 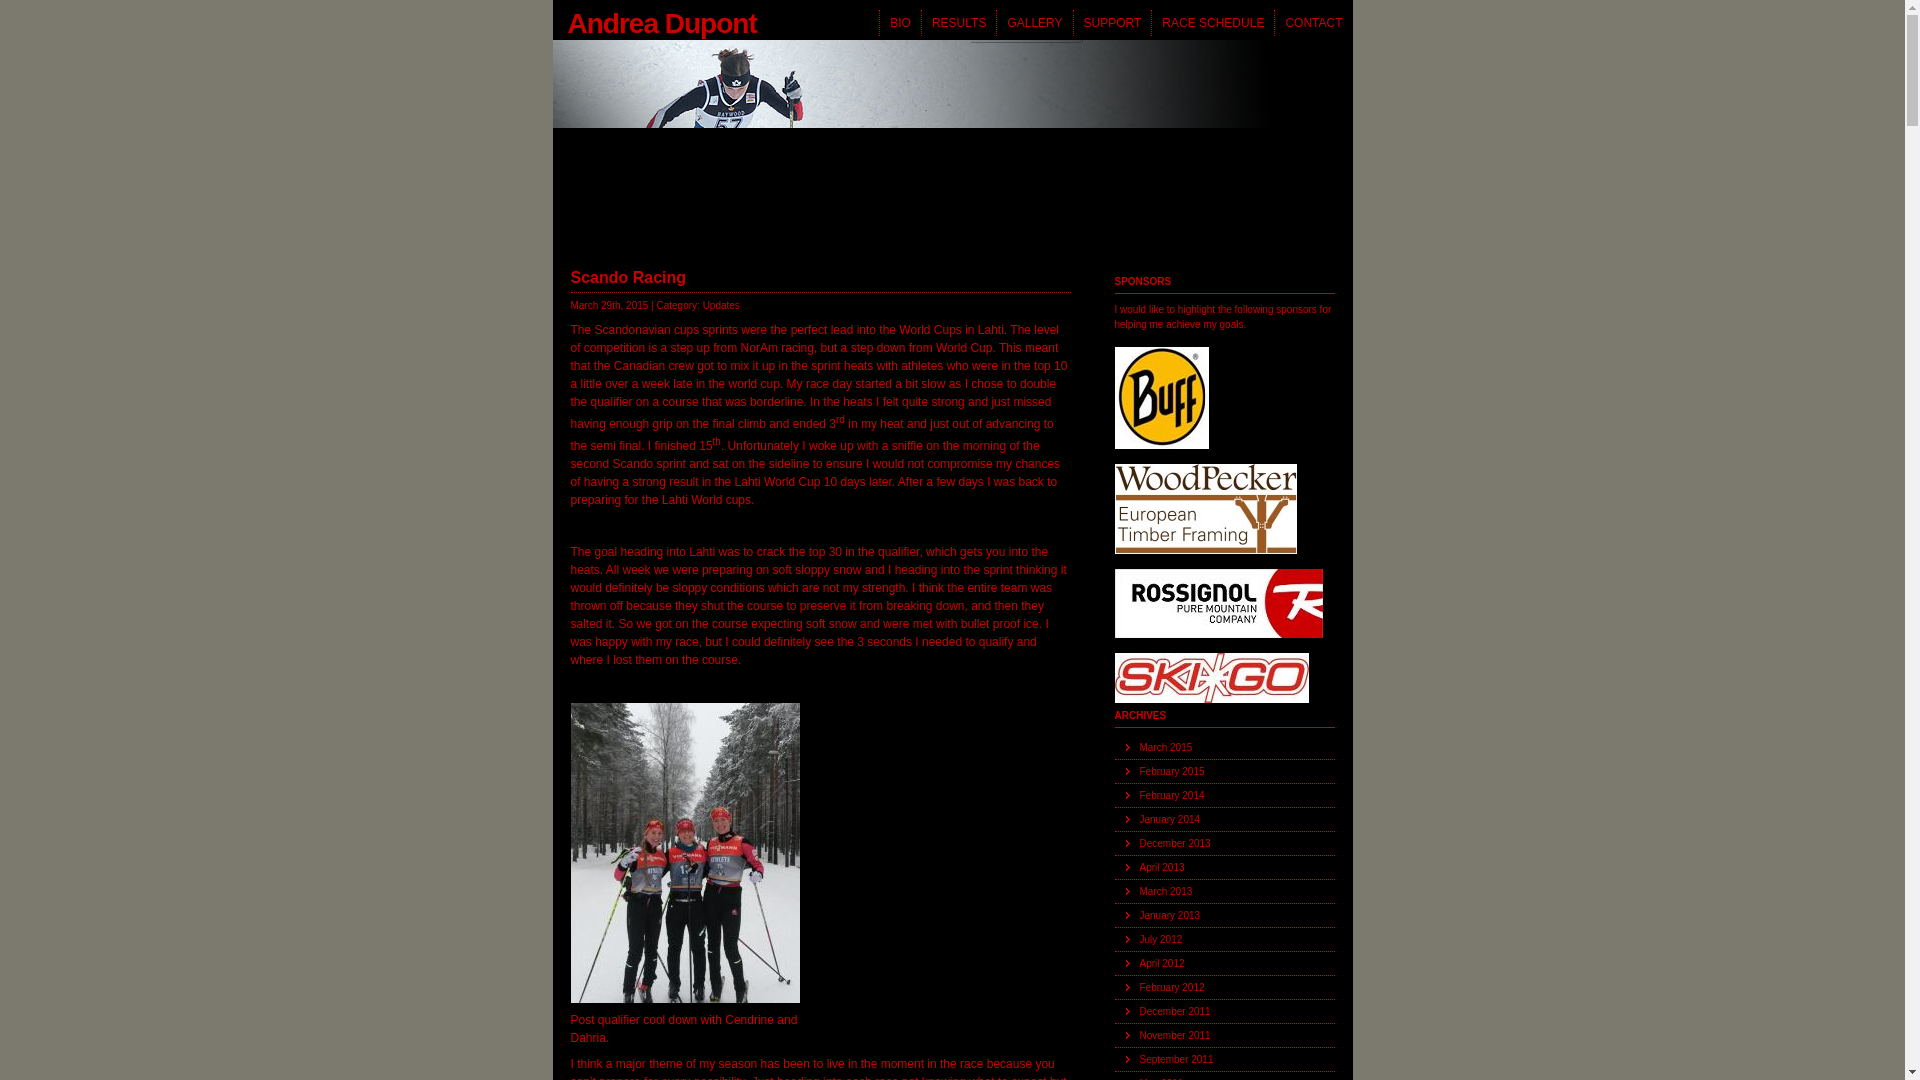 I want to click on 'Andrea Dupont', so click(x=552, y=19).